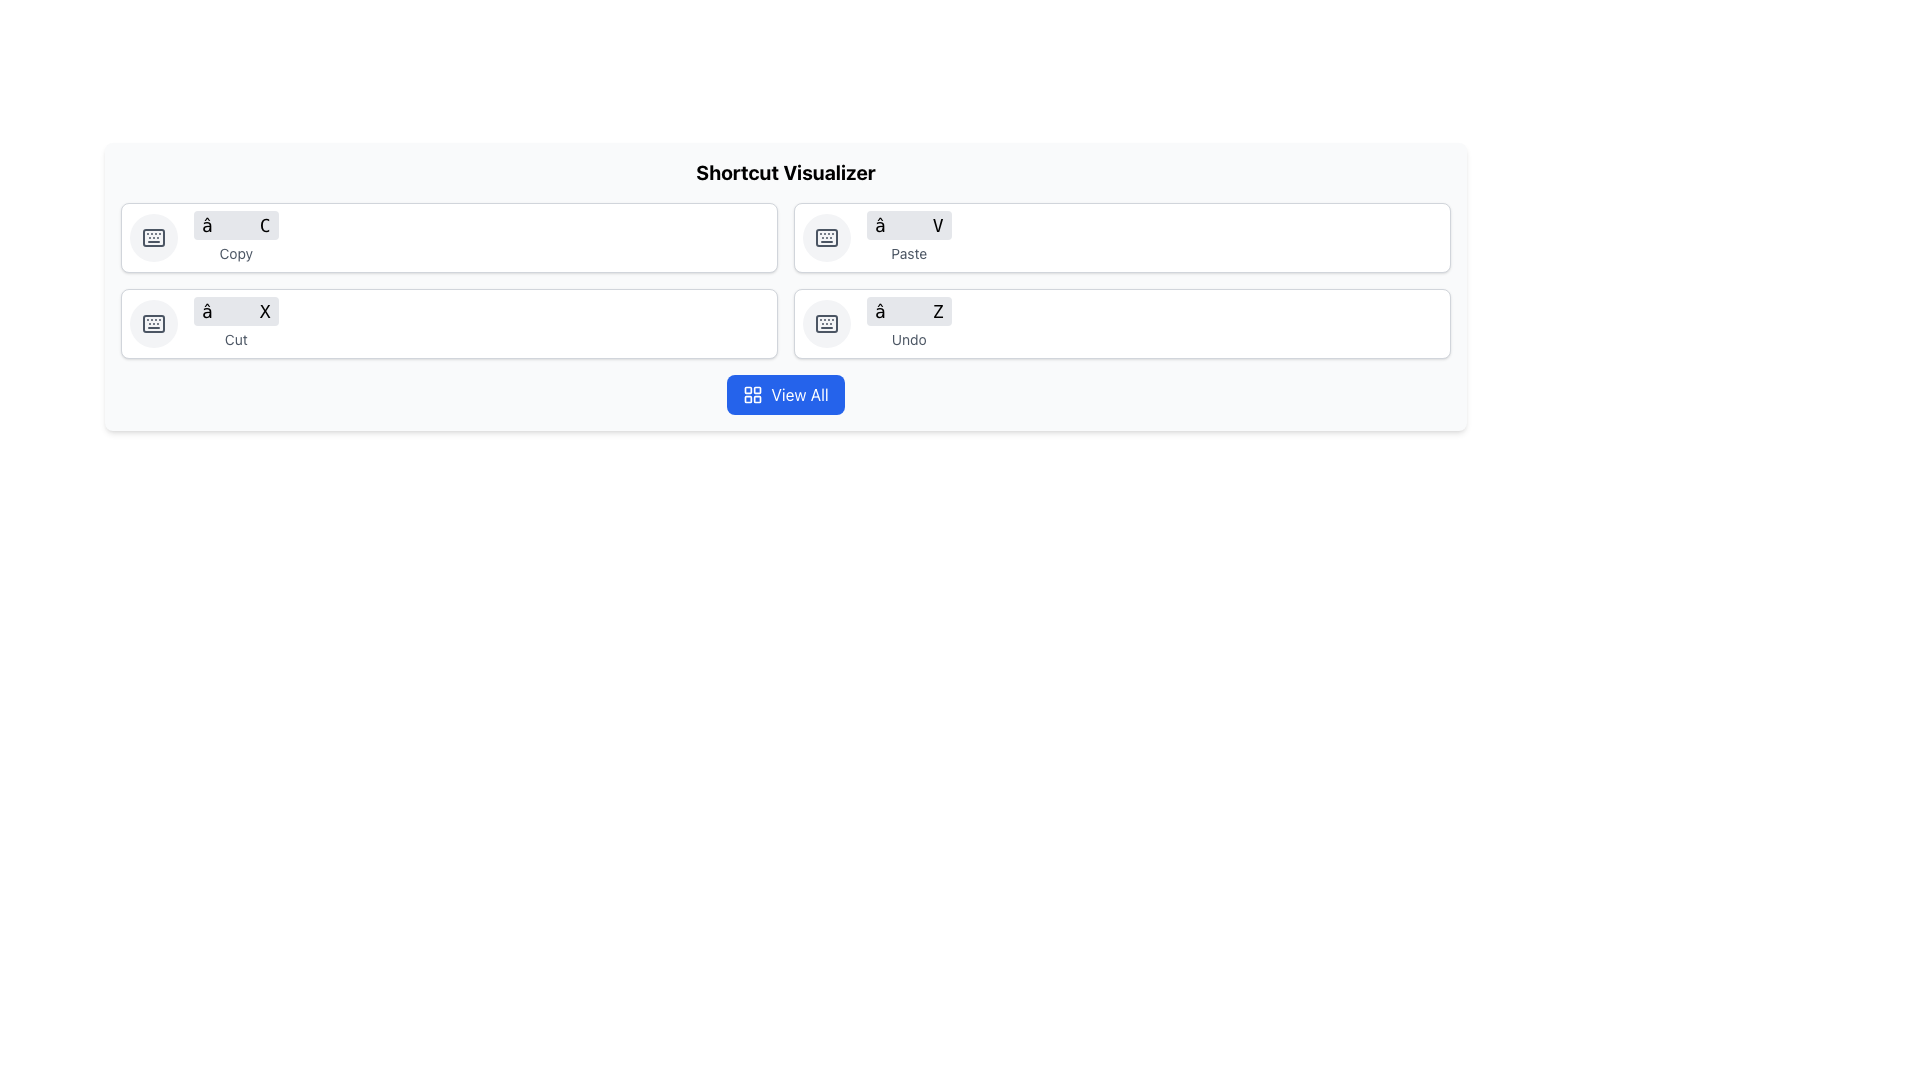 The image size is (1920, 1080). Describe the element at coordinates (152, 323) in the screenshot. I see `the keyboard input icon located in the left column, second row of the grid` at that location.